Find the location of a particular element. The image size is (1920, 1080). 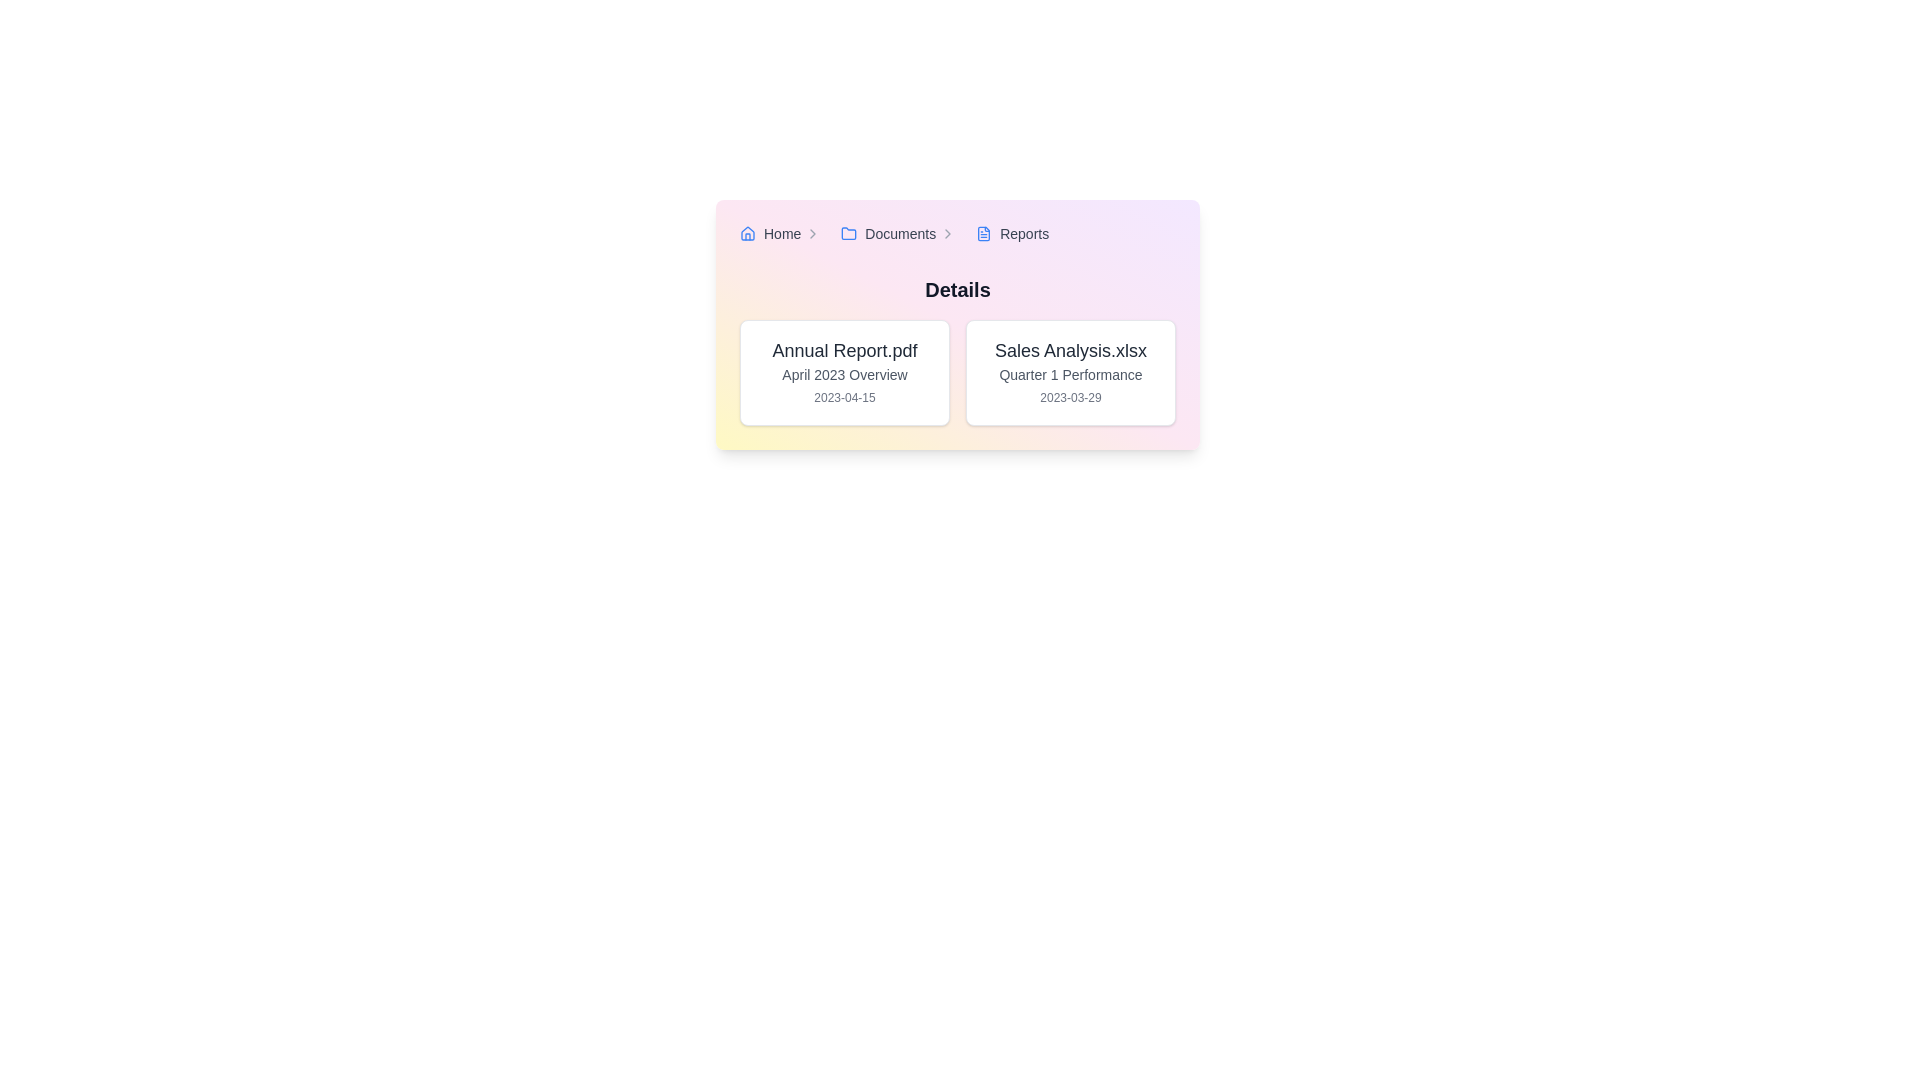

the Breadcrumb navigation bar is located at coordinates (957, 233).